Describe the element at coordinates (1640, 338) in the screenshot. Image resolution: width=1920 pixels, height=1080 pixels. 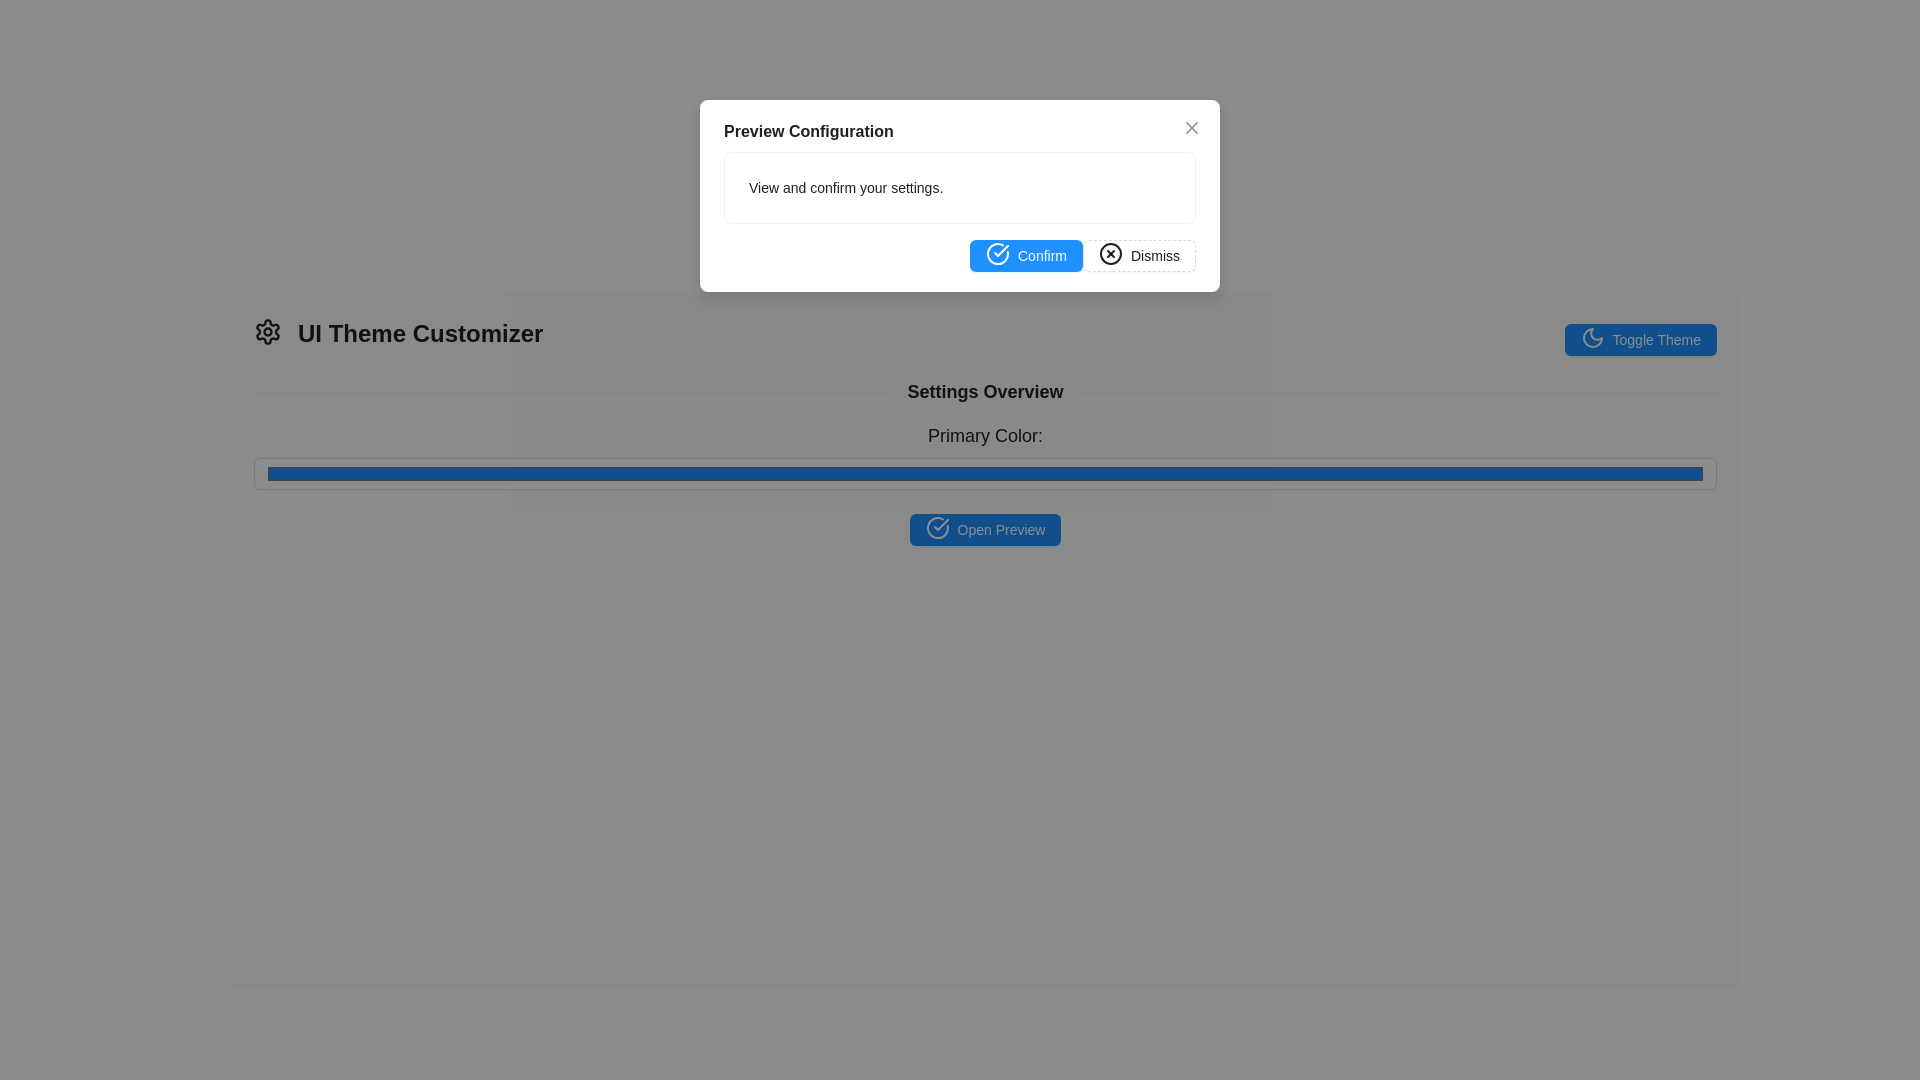
I see `the rectangular button with a blue background labeled 'Toggle Theme'` at that location.